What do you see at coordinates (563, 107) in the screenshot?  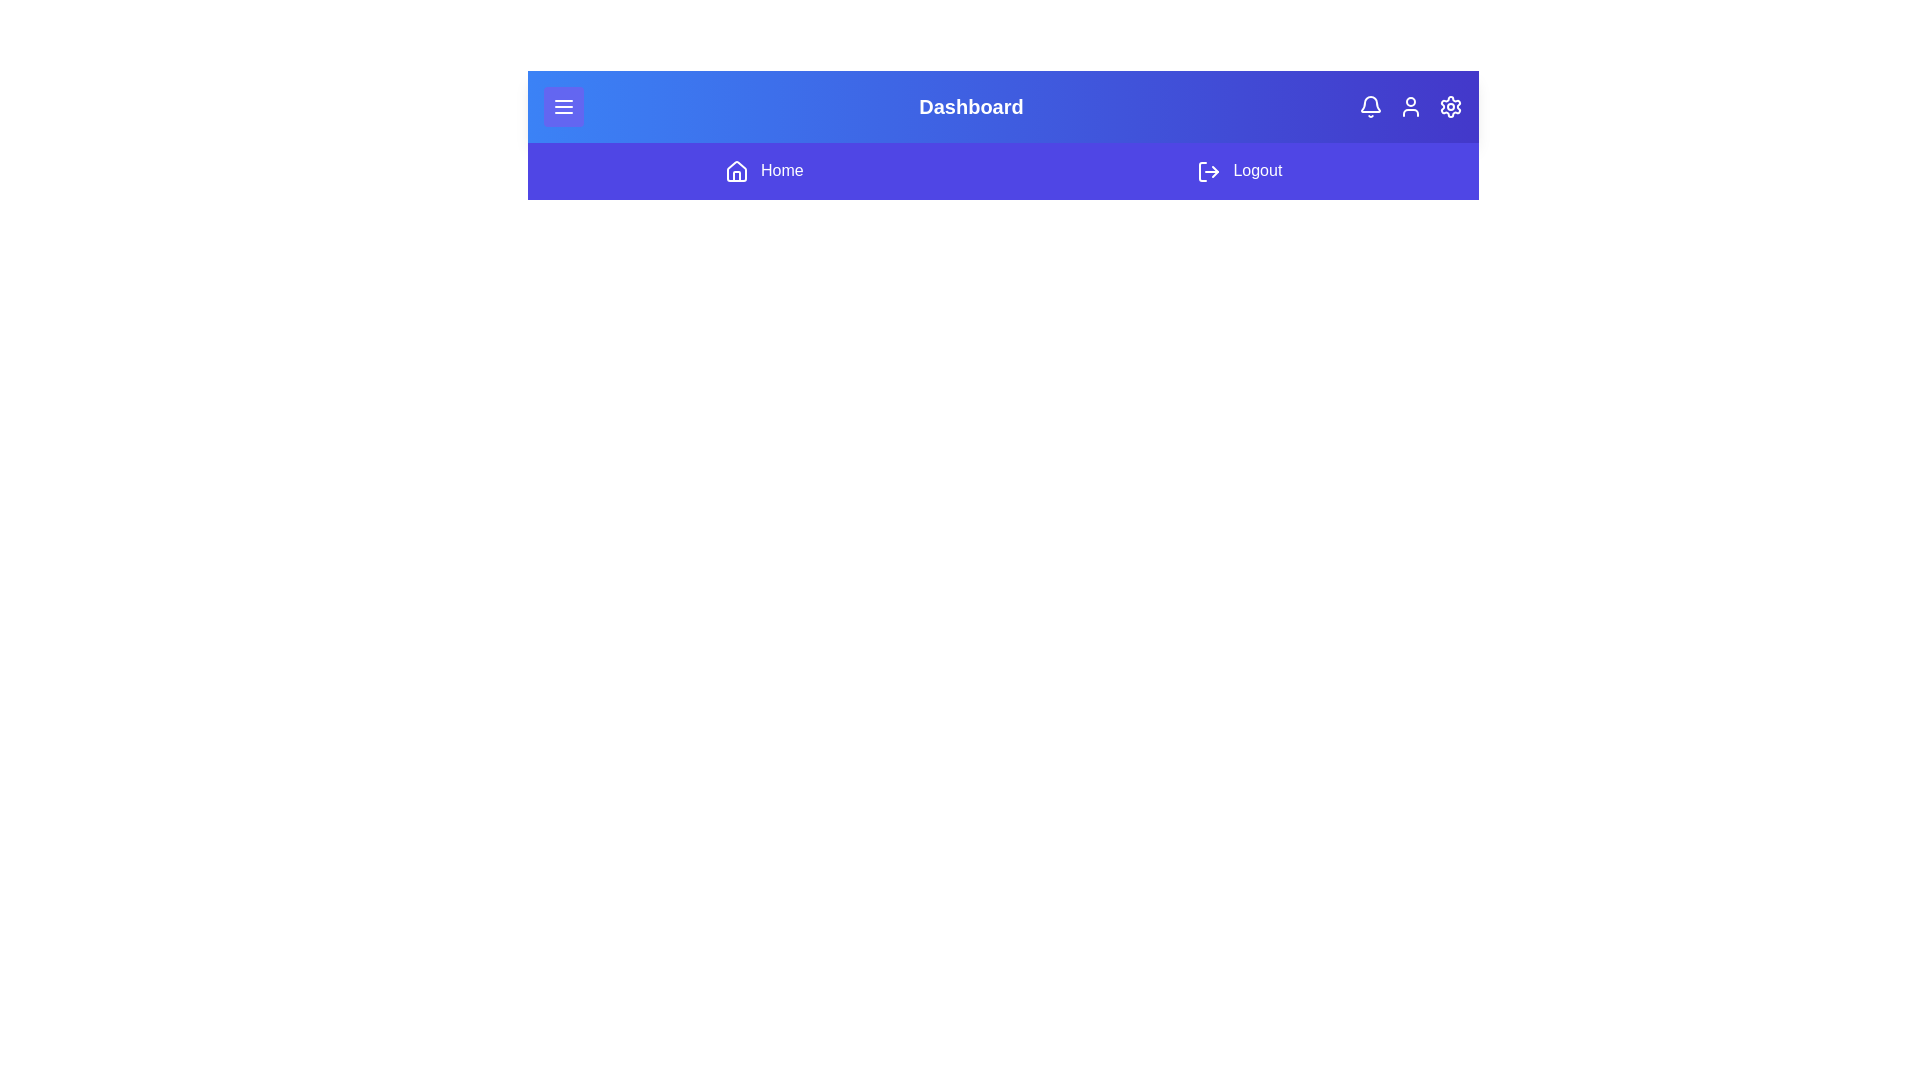 I see `the menu button to toggle the menu open/close state` at bounding box center [563, 107].